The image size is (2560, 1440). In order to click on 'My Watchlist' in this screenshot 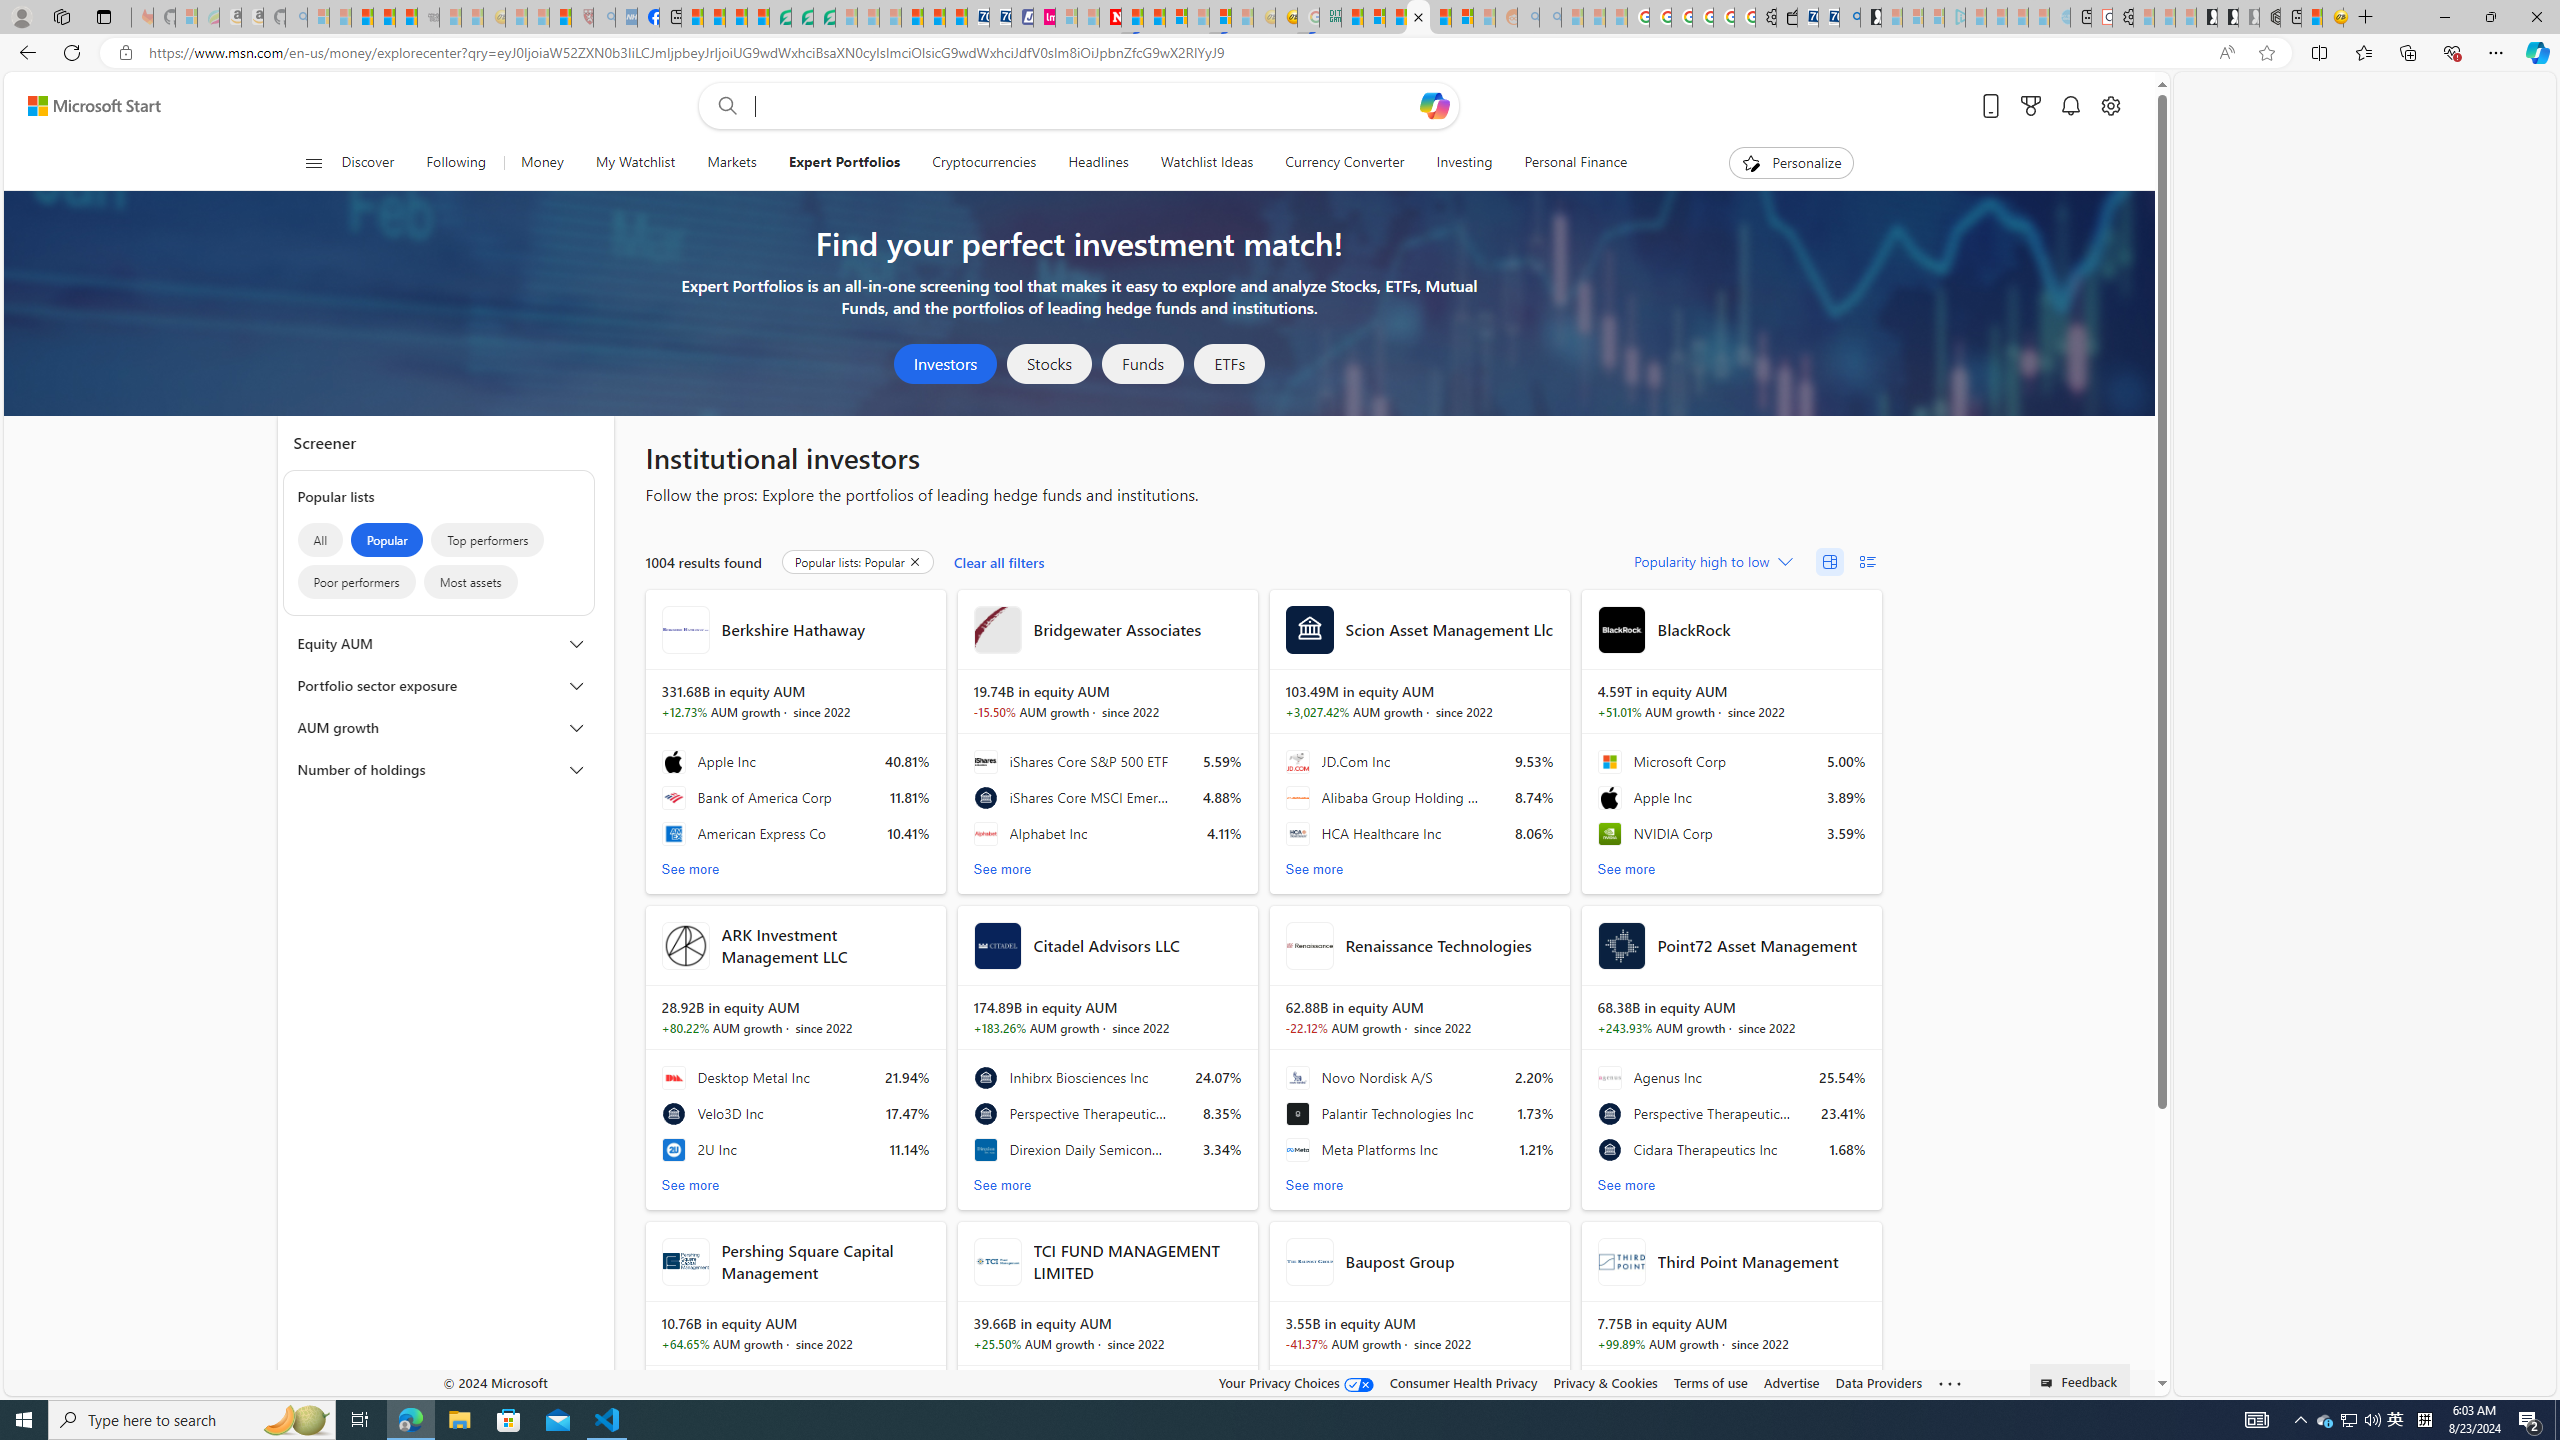, I will do `click(633, 162)`.